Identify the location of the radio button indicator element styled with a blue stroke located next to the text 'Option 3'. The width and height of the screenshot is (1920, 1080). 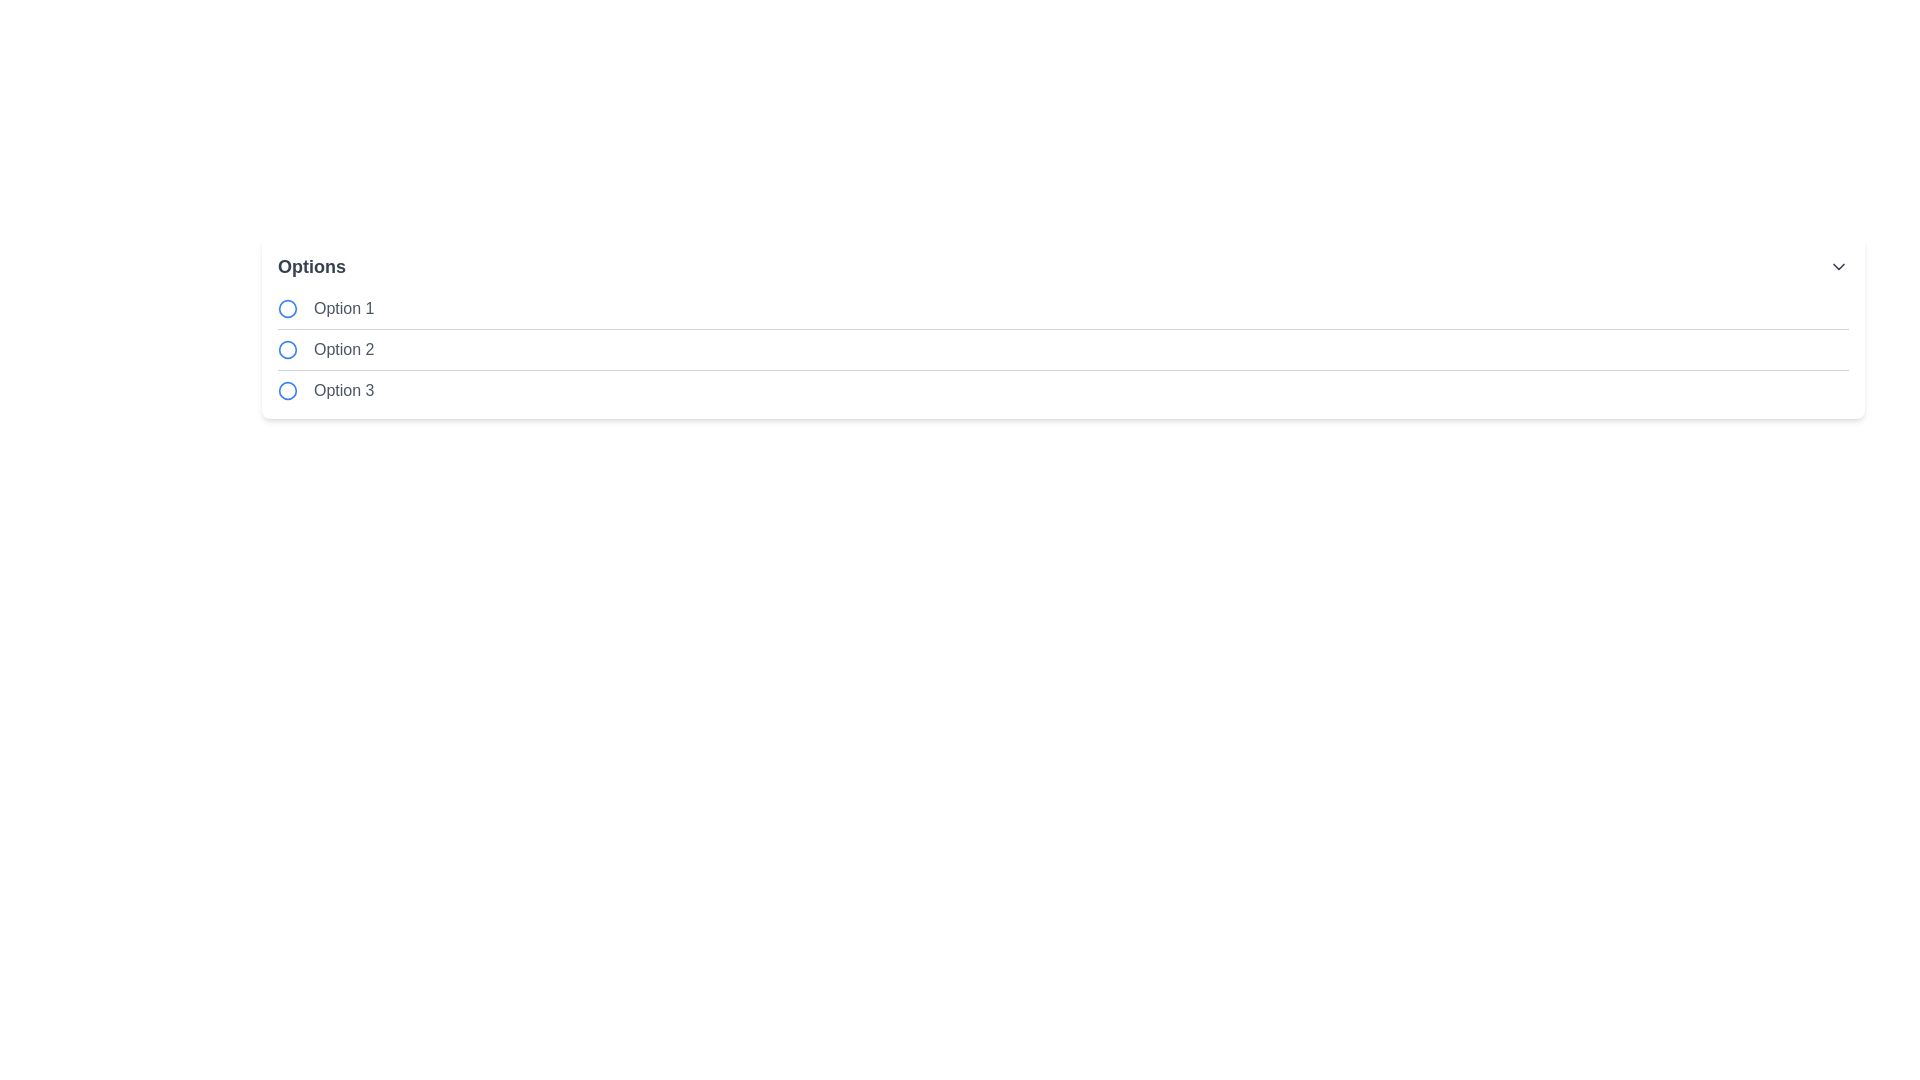
(287, 390).